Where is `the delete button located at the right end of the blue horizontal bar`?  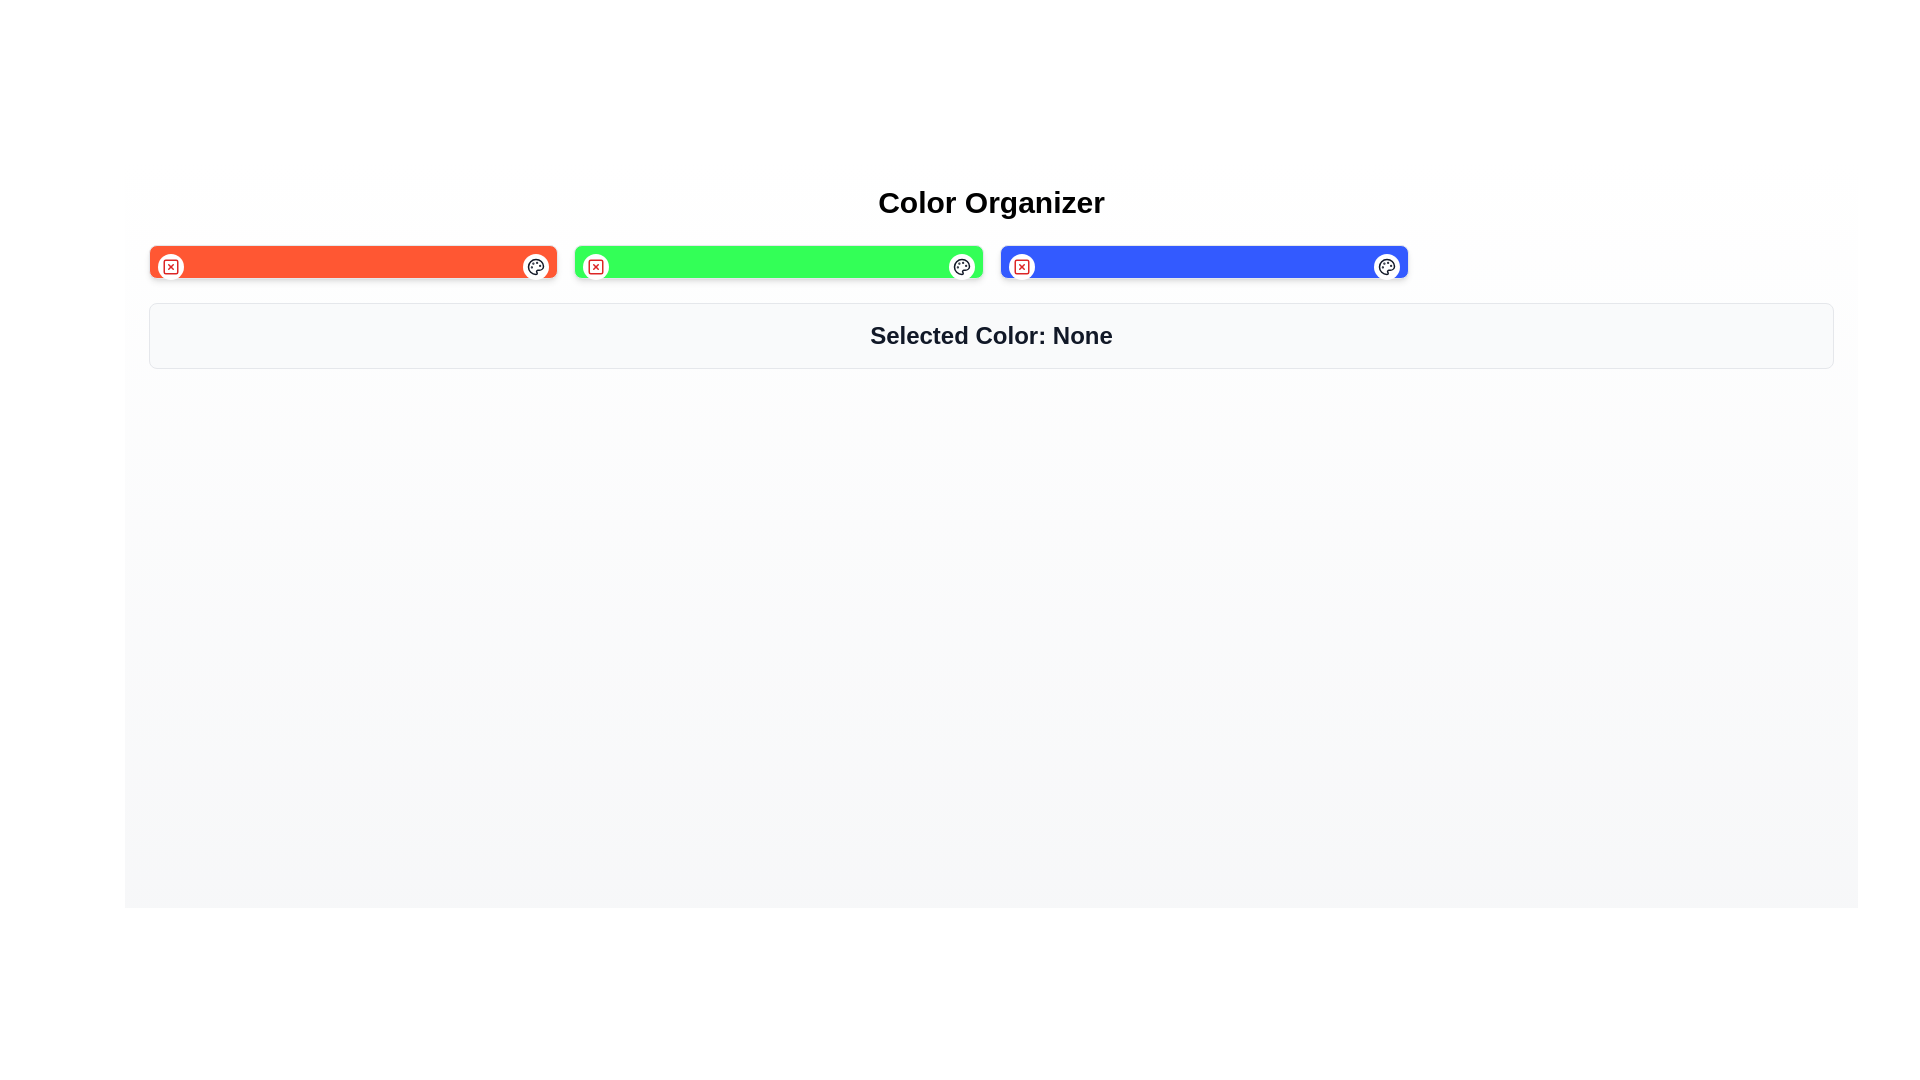 the delete button located at the right end of the blue horizontal bar is located at coordinates (1021, 265).